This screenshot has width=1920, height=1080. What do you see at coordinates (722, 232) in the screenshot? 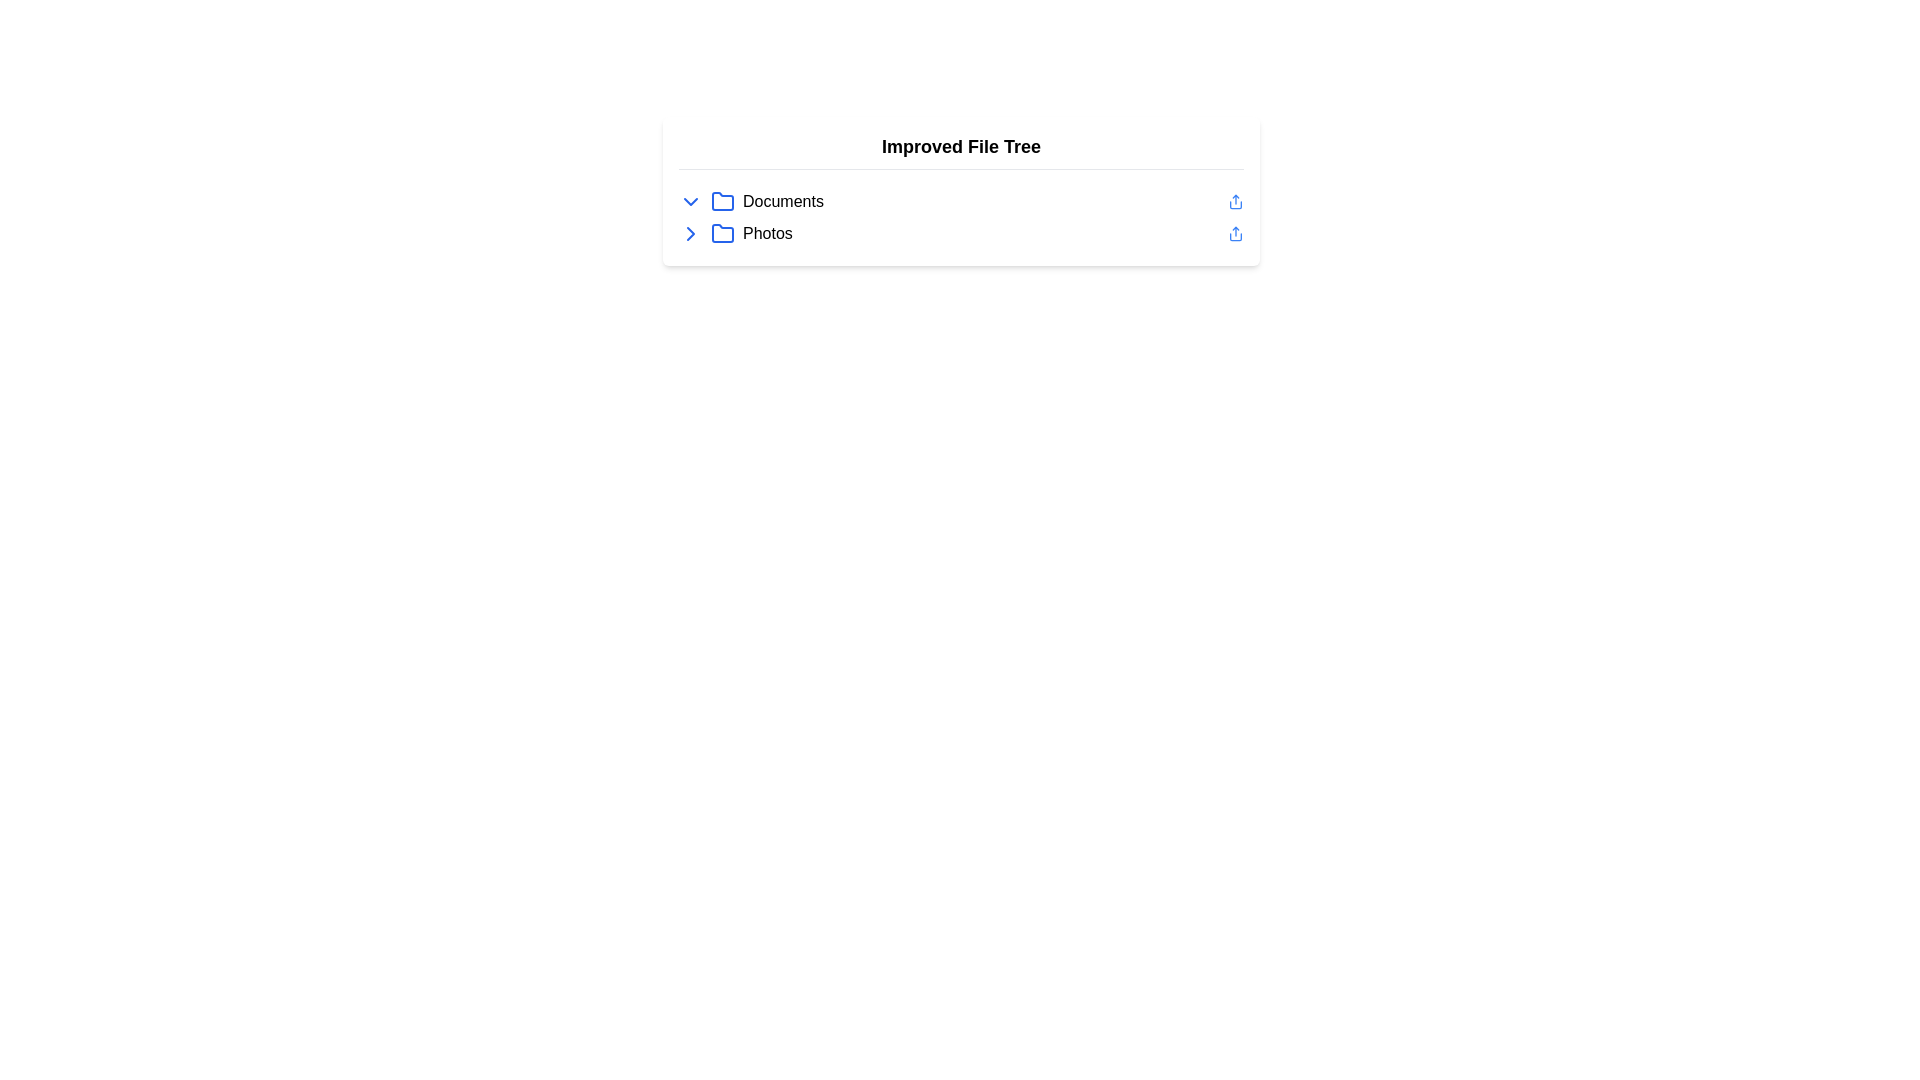
I see `the folder icon located immediately to the left of the 'Photos' text in the file tree structure` at bounding box center [722, 232].